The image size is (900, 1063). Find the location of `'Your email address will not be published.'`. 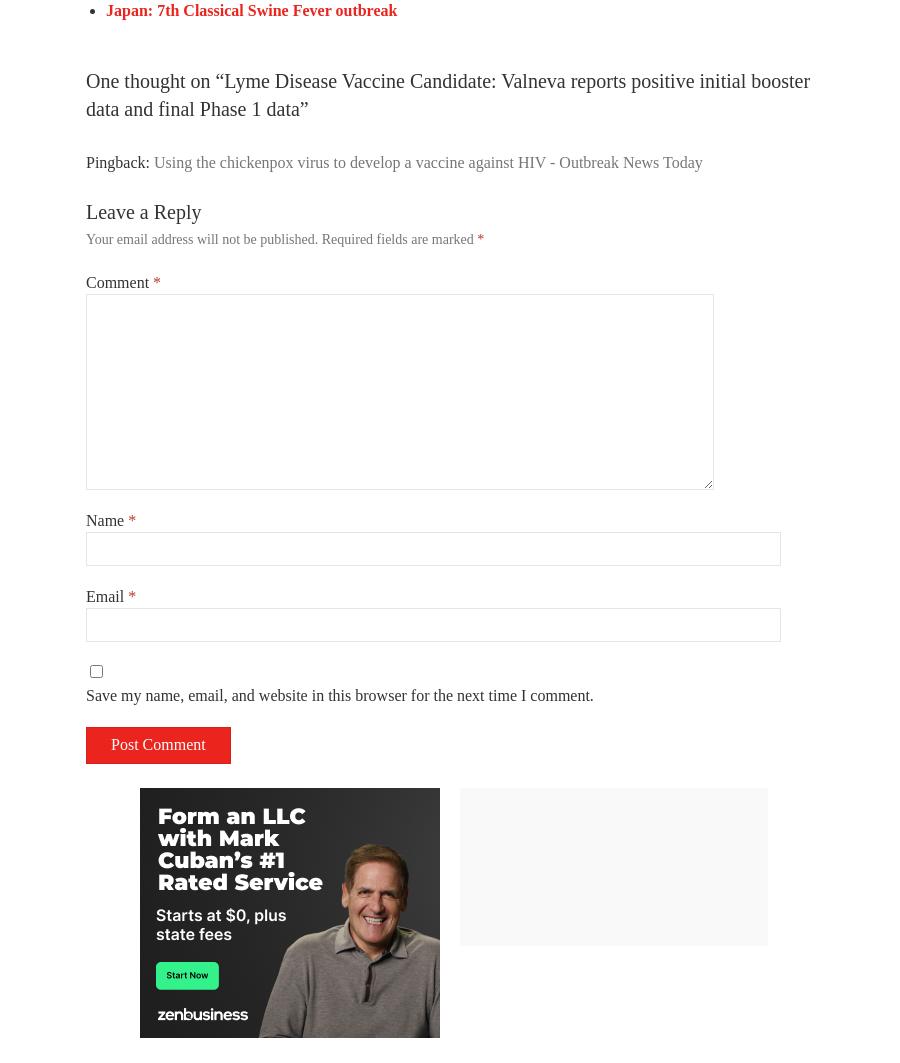

'Your email address will not be published.' is located at coordinates (201, 239).